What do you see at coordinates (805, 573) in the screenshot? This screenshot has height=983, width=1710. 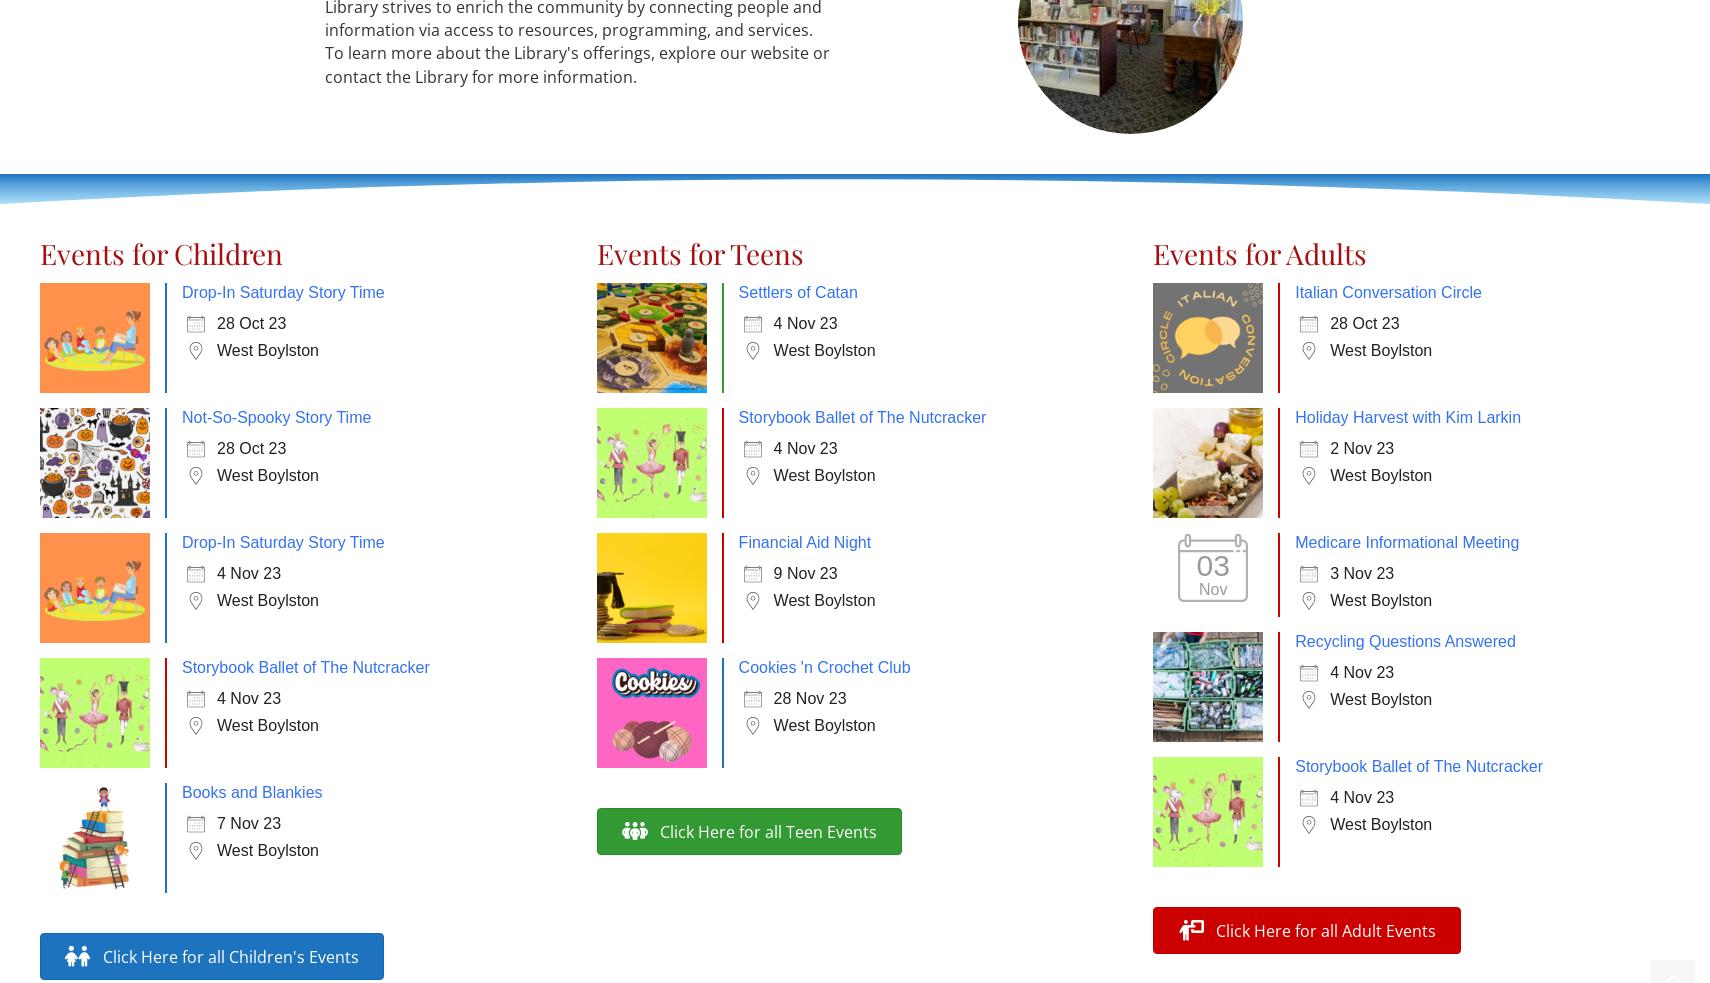 I see `'9 Nov 23'` at bounding box center [805, 573].